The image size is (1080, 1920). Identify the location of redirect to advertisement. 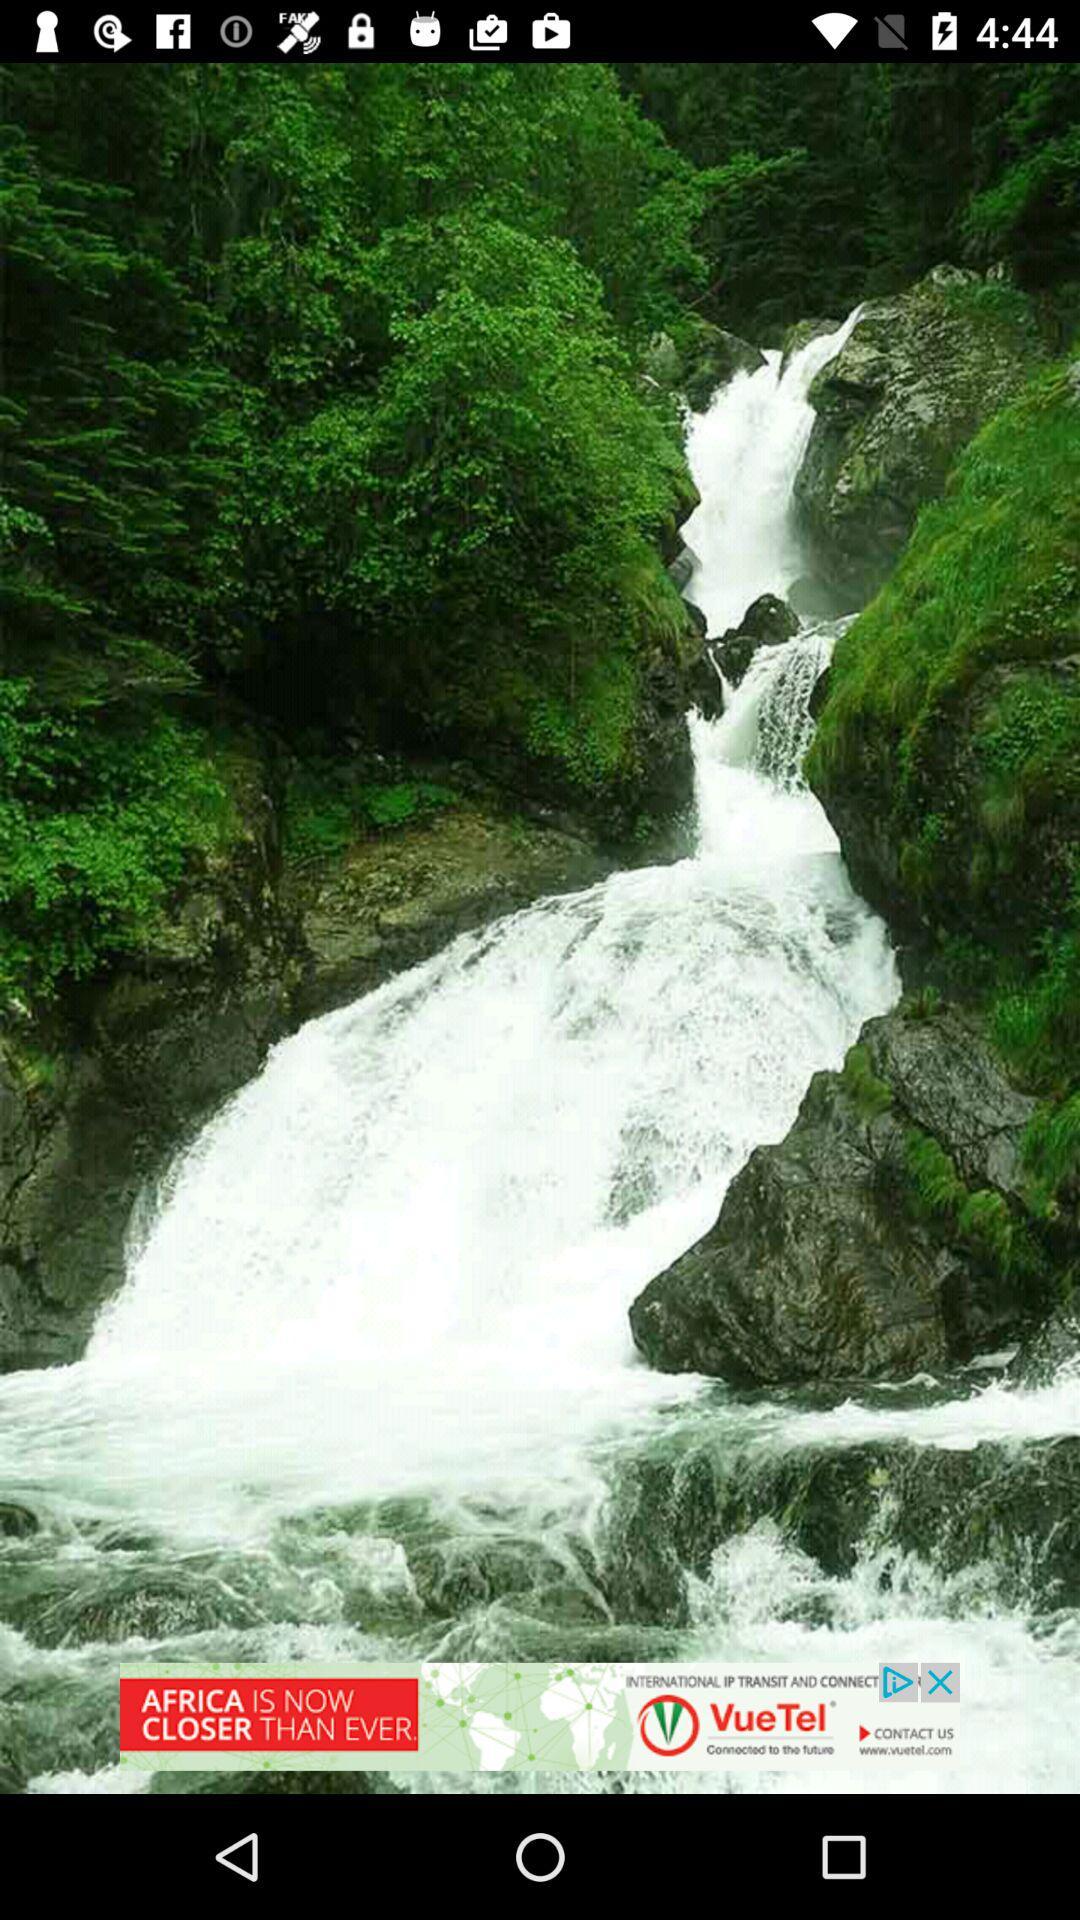
(540, 1727).